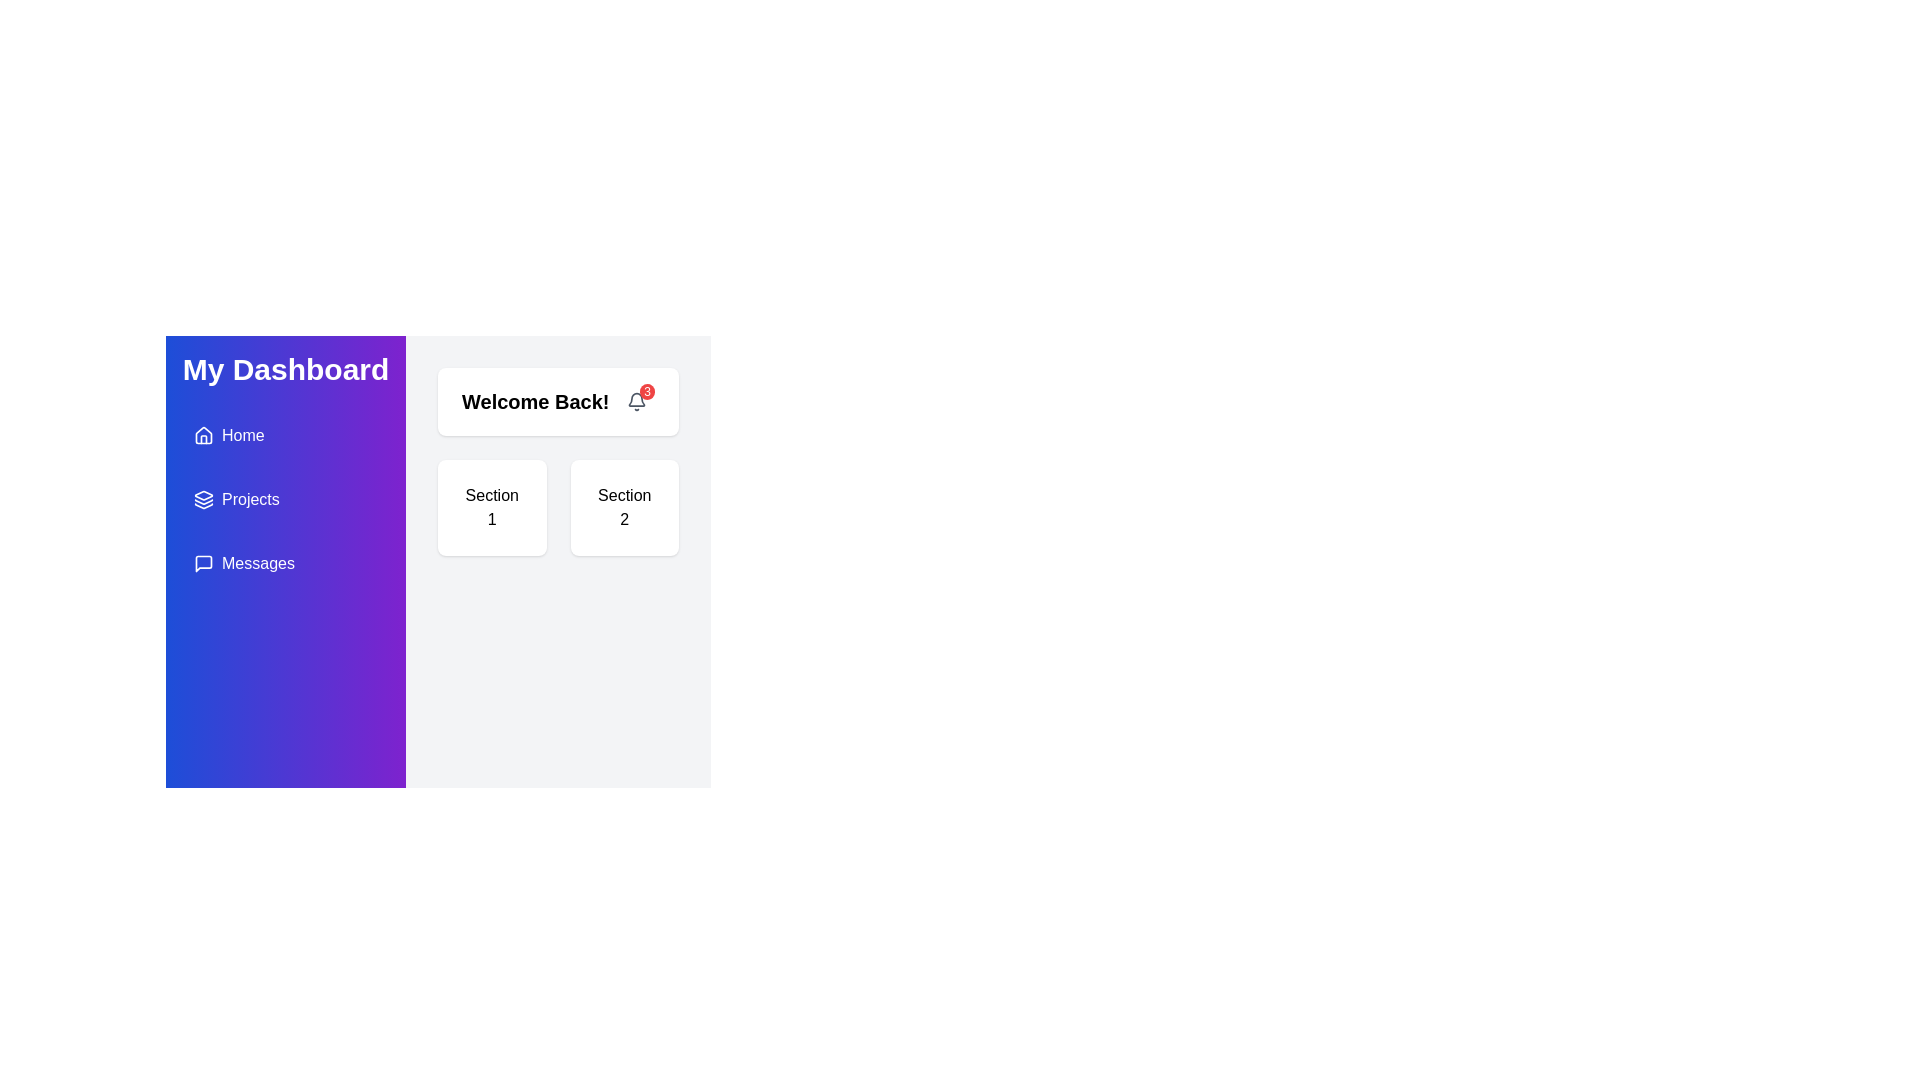 This screenshot has height=1080, width=1920. What do you see at coordinates (647, 392) in the screenshot?
I see `the red circular Notification Badge displaying '3' located at the top-right corner of the bell icon in the 'Welcome Back!' section` at bounding box center [647, 392].